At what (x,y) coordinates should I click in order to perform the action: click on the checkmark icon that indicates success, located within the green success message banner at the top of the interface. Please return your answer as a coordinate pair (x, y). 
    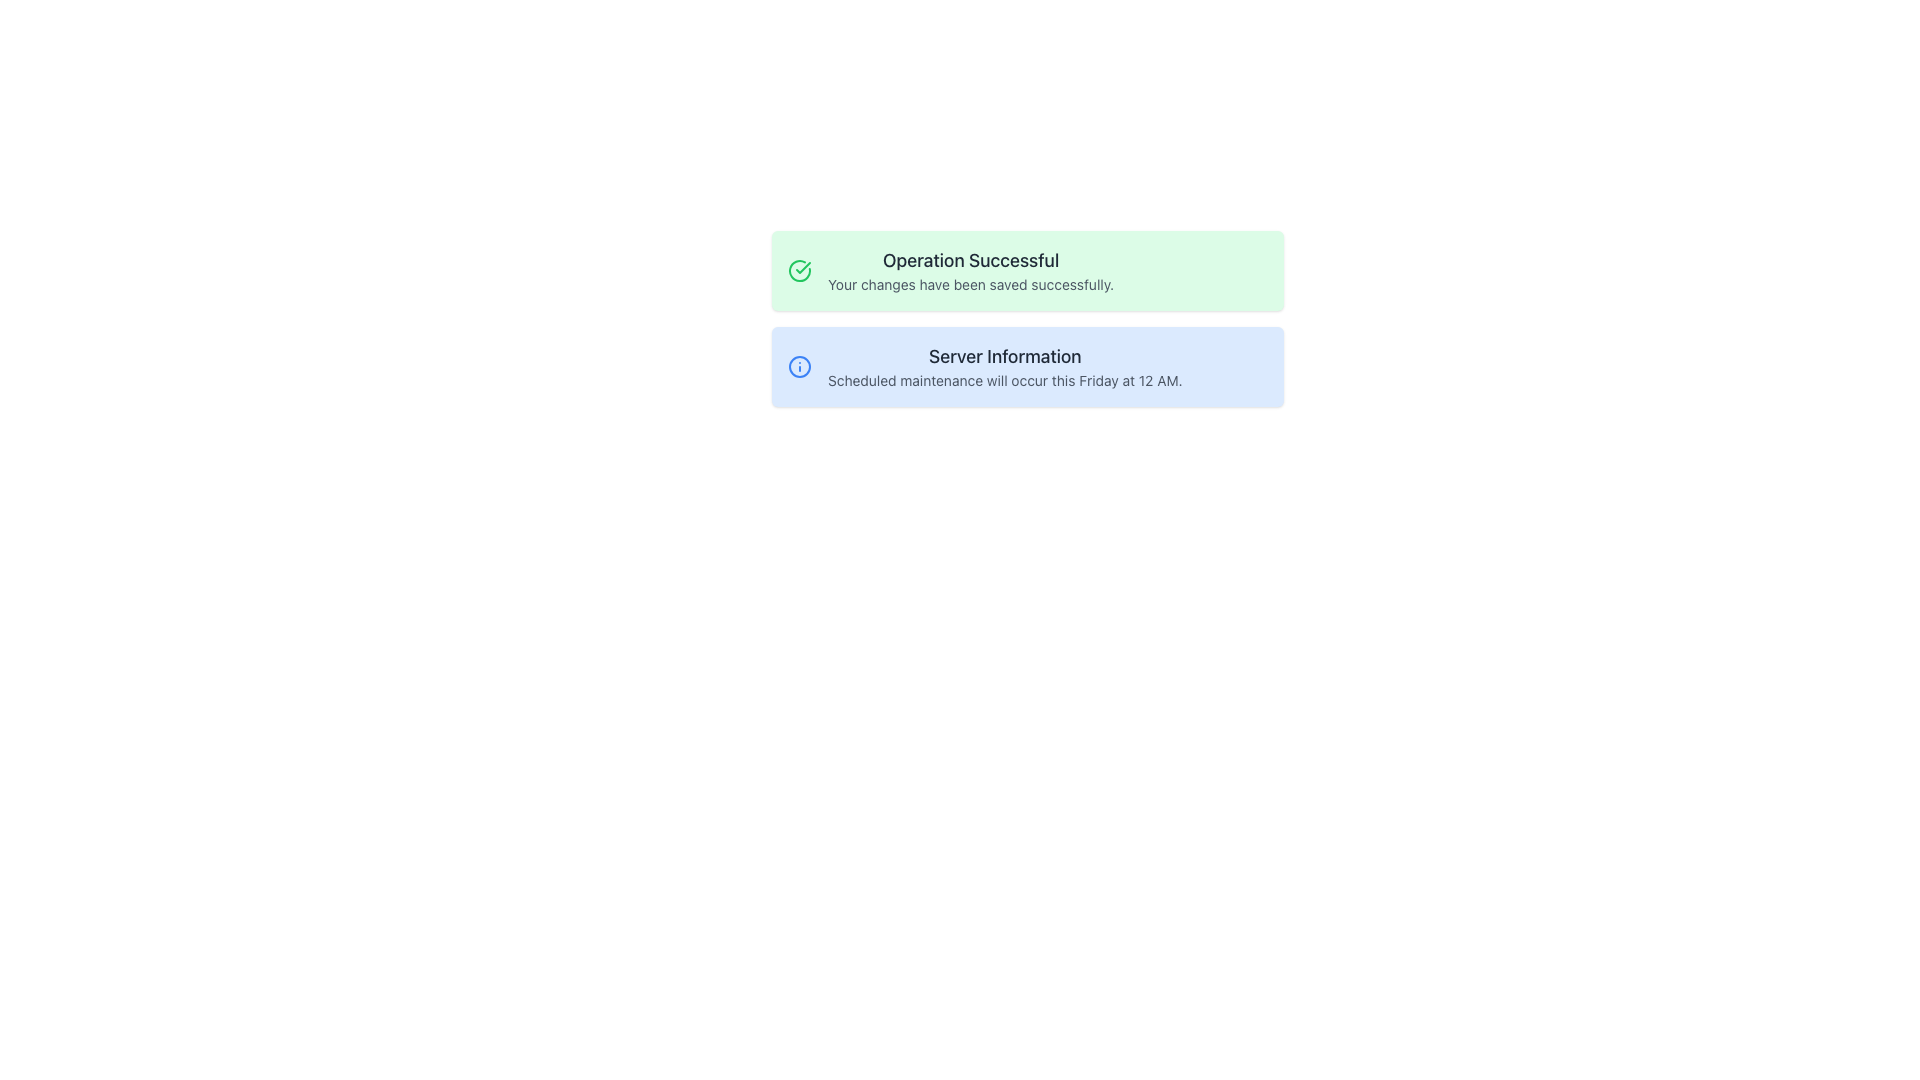
    Looking at the image, I should click on (803, 266).